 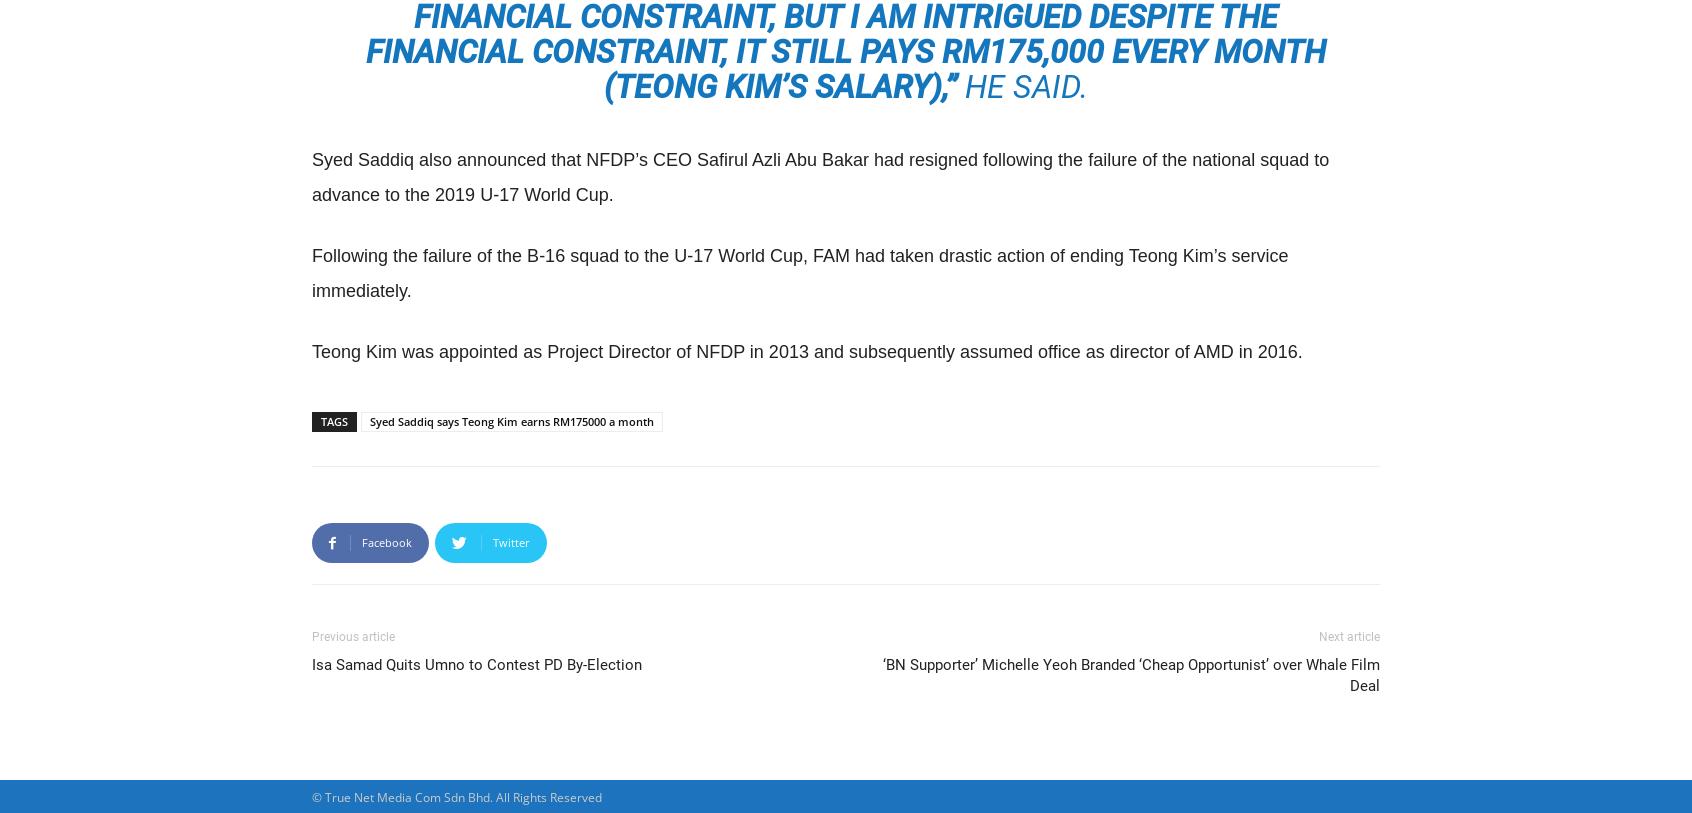 What do you see at coordinates (1021, 85) in the screenshot?
I see `'he said.'` at bounding box center [1021, 85].